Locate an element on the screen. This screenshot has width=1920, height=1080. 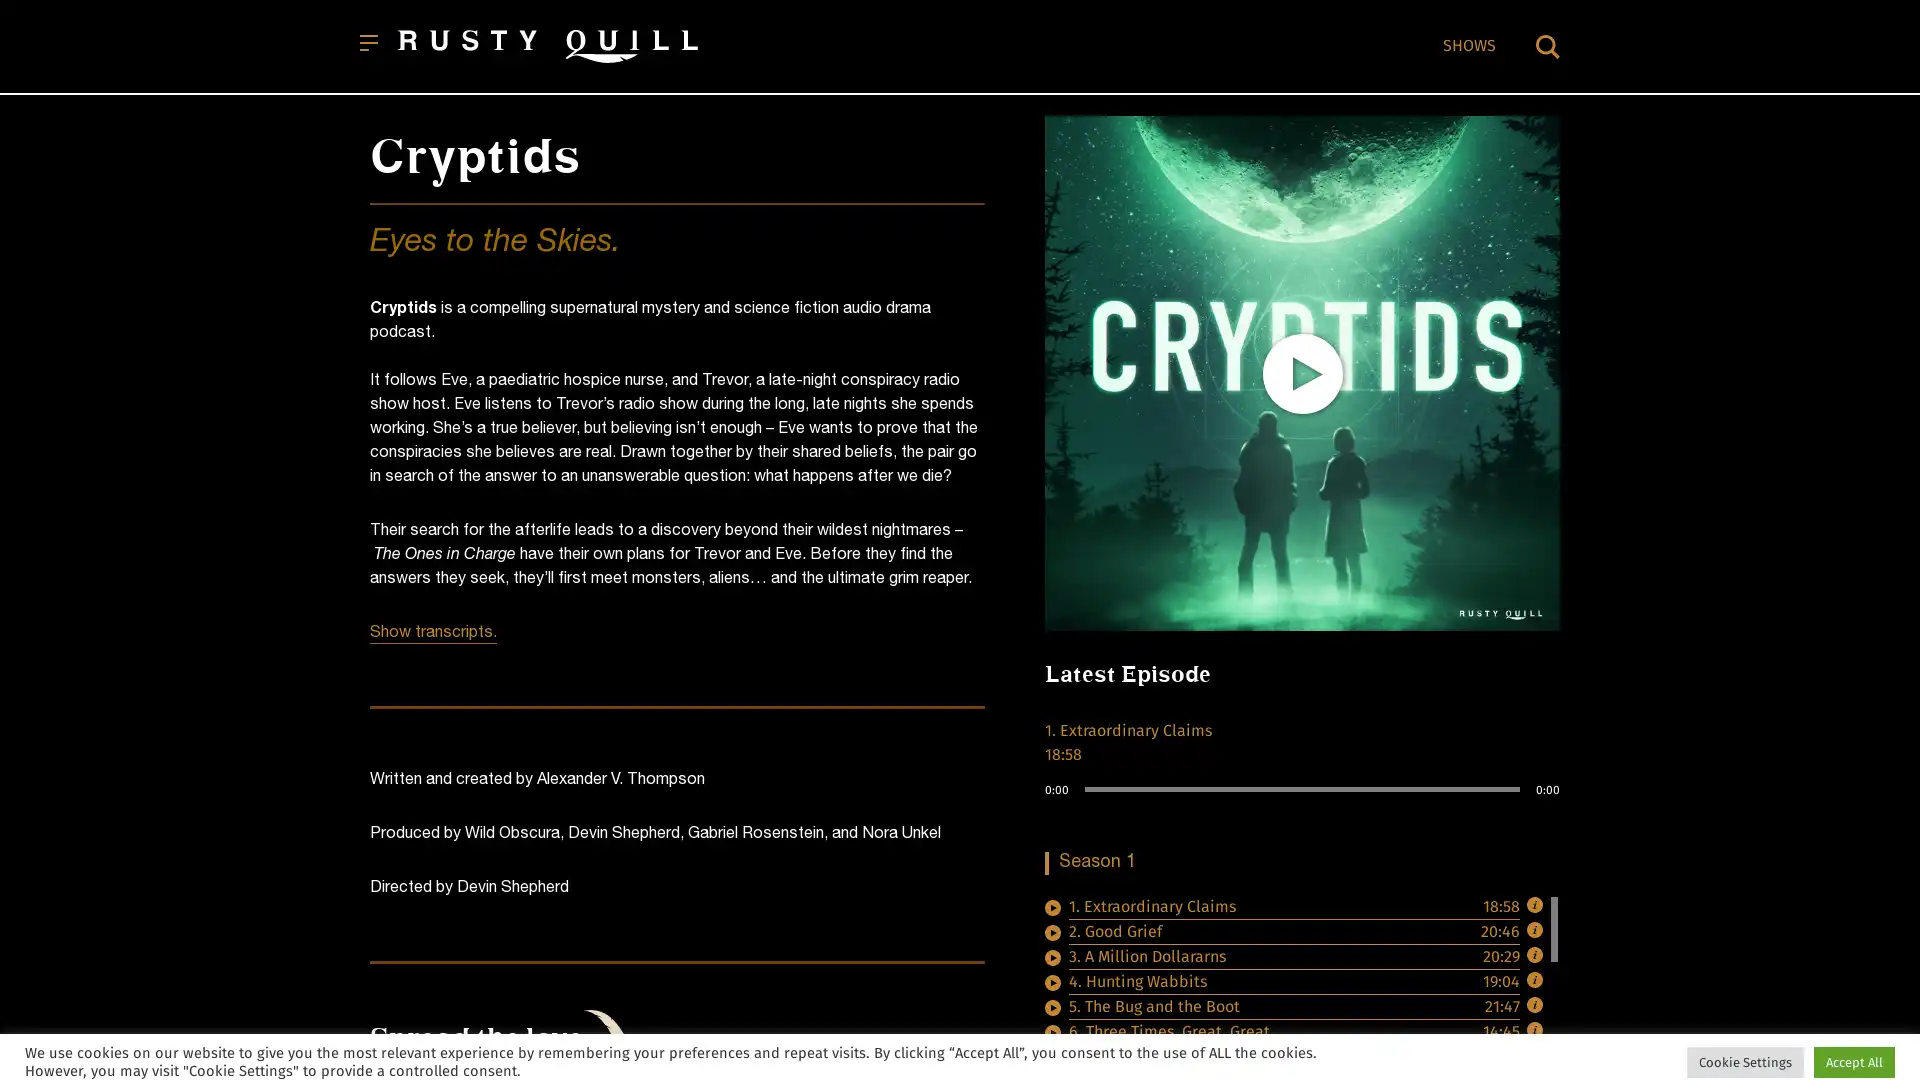
Open menu is located at coordinates (369, 42).